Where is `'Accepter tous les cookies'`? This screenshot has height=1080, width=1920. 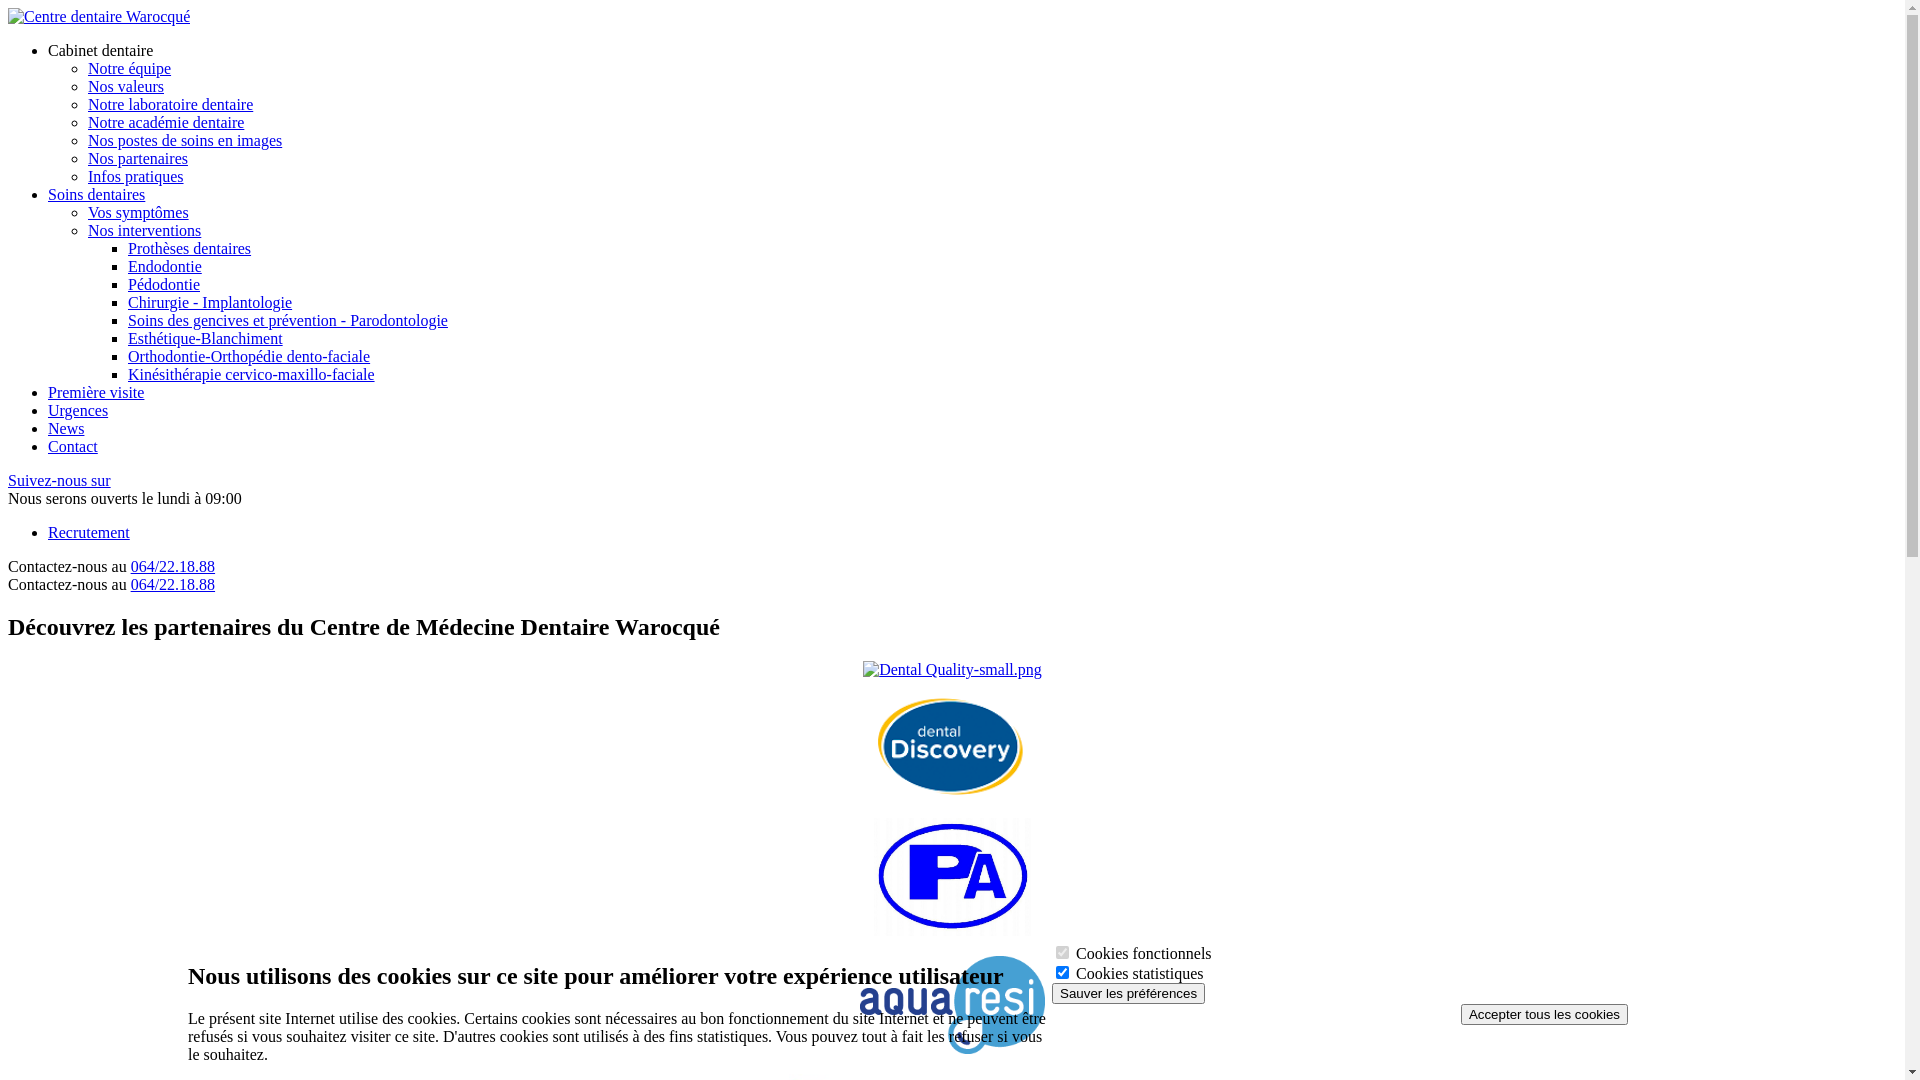 'Accepter tous les cookies' is located at coordinates (1543, 1014).